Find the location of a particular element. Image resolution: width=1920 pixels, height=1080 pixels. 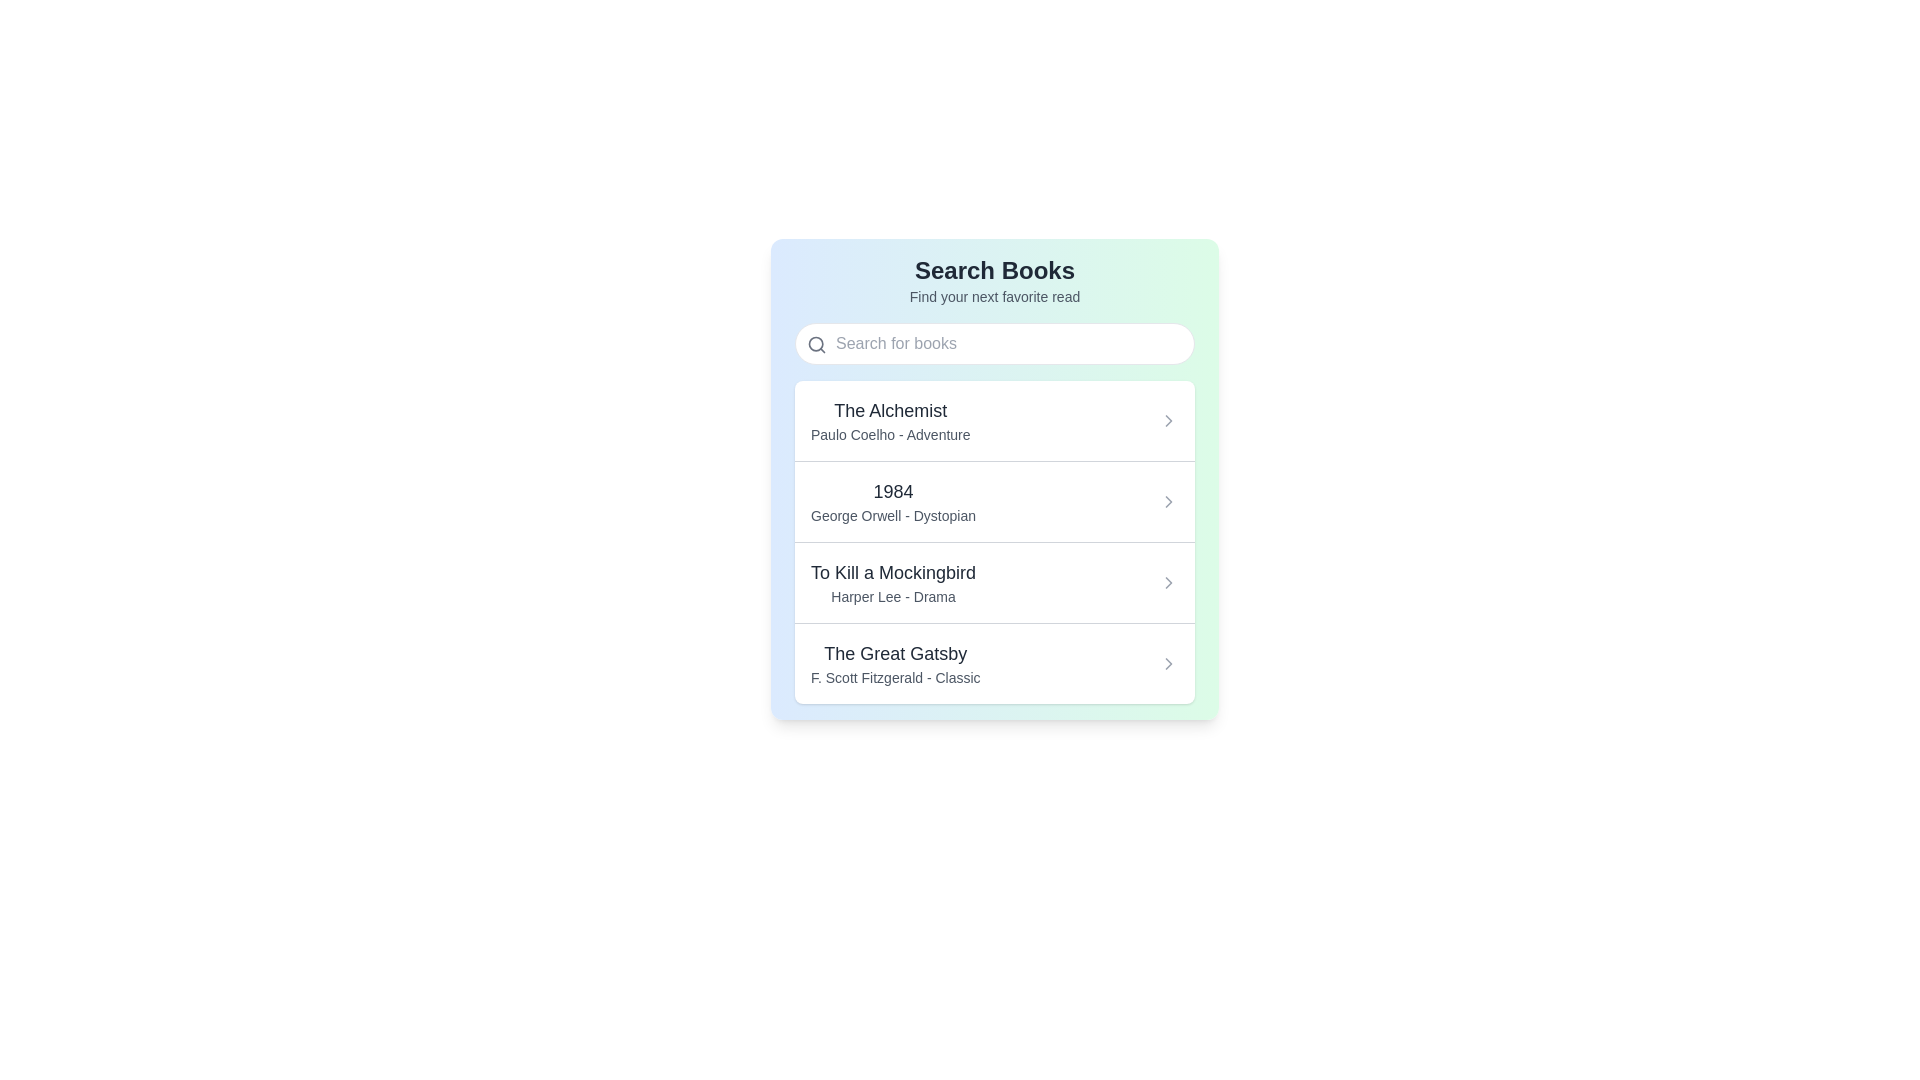

the text element displaying the title 'The Alchemist' in bold black font, located at the top of the book list is located at coordinates (889, 410).